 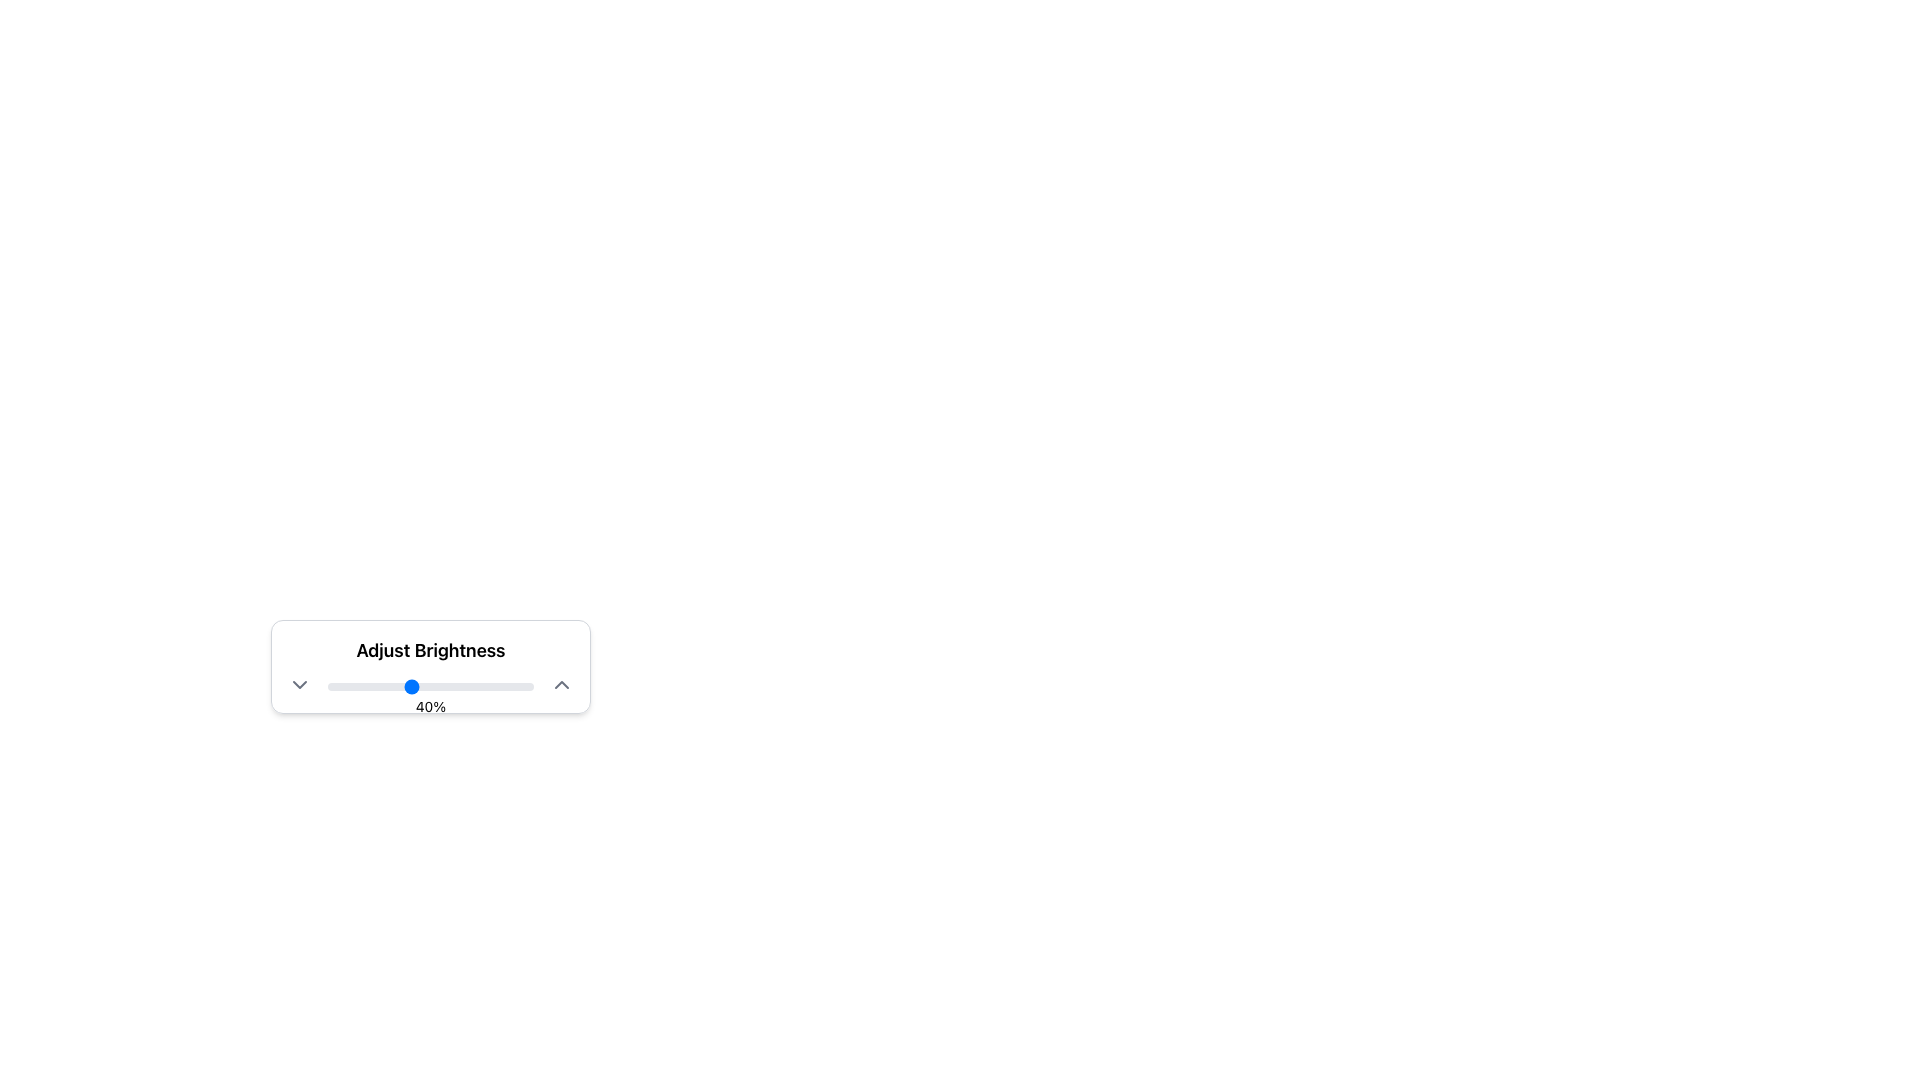 What do you see at coordinates (503, 685) in the screenshot?
I see `the brightness` at bounding box center [503, 685].